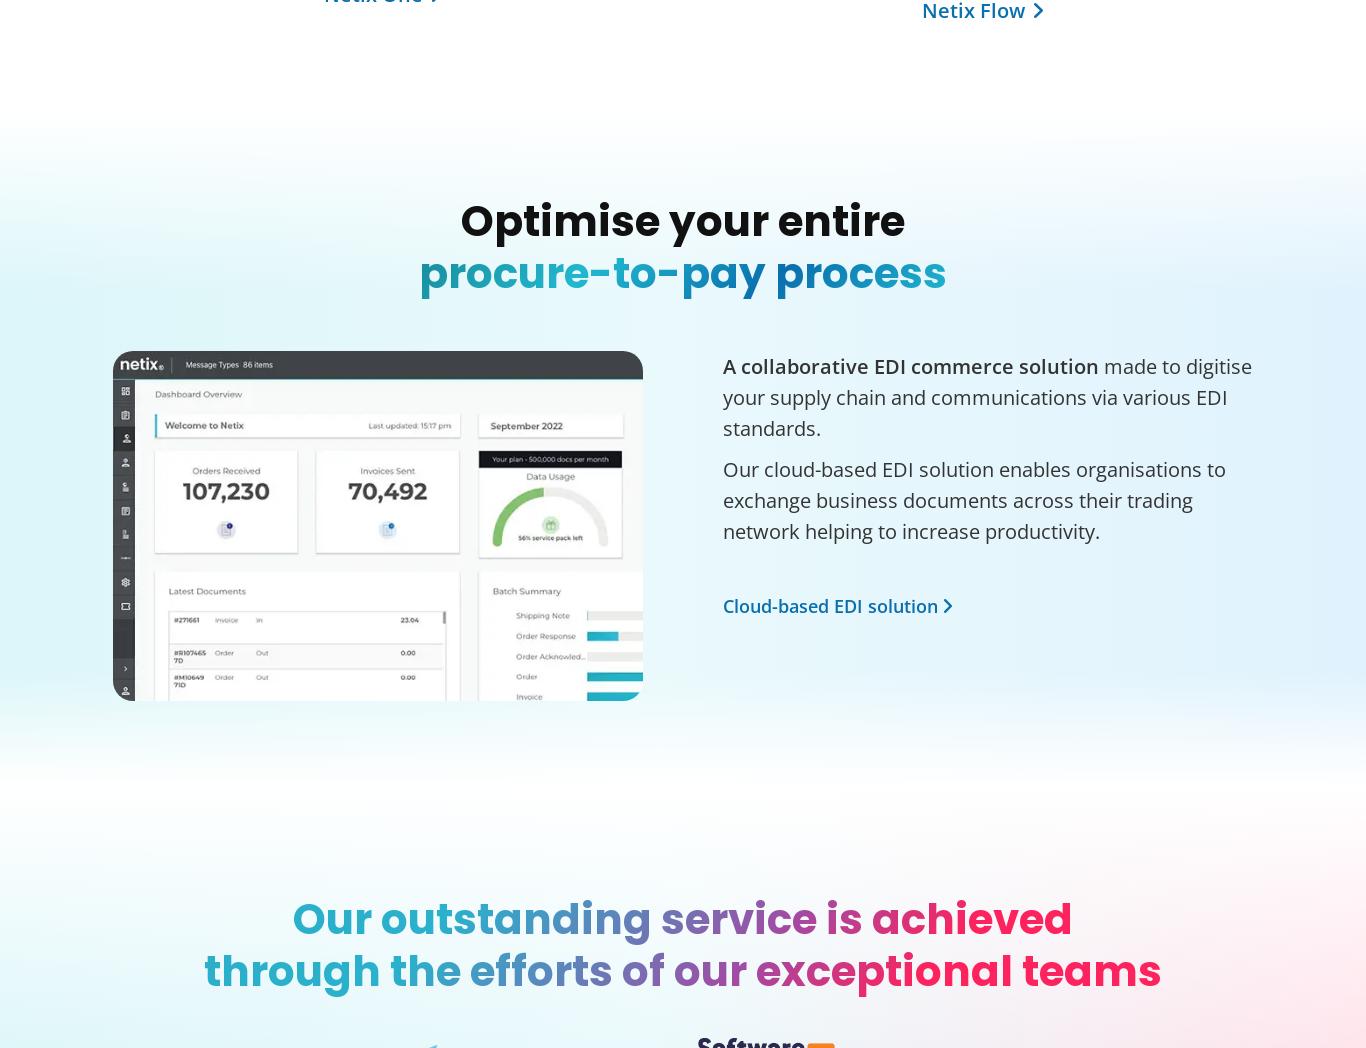 The height and width of the screenshot is (1048, 1366). I want to click on 'Consultancy', so click(754, 463).